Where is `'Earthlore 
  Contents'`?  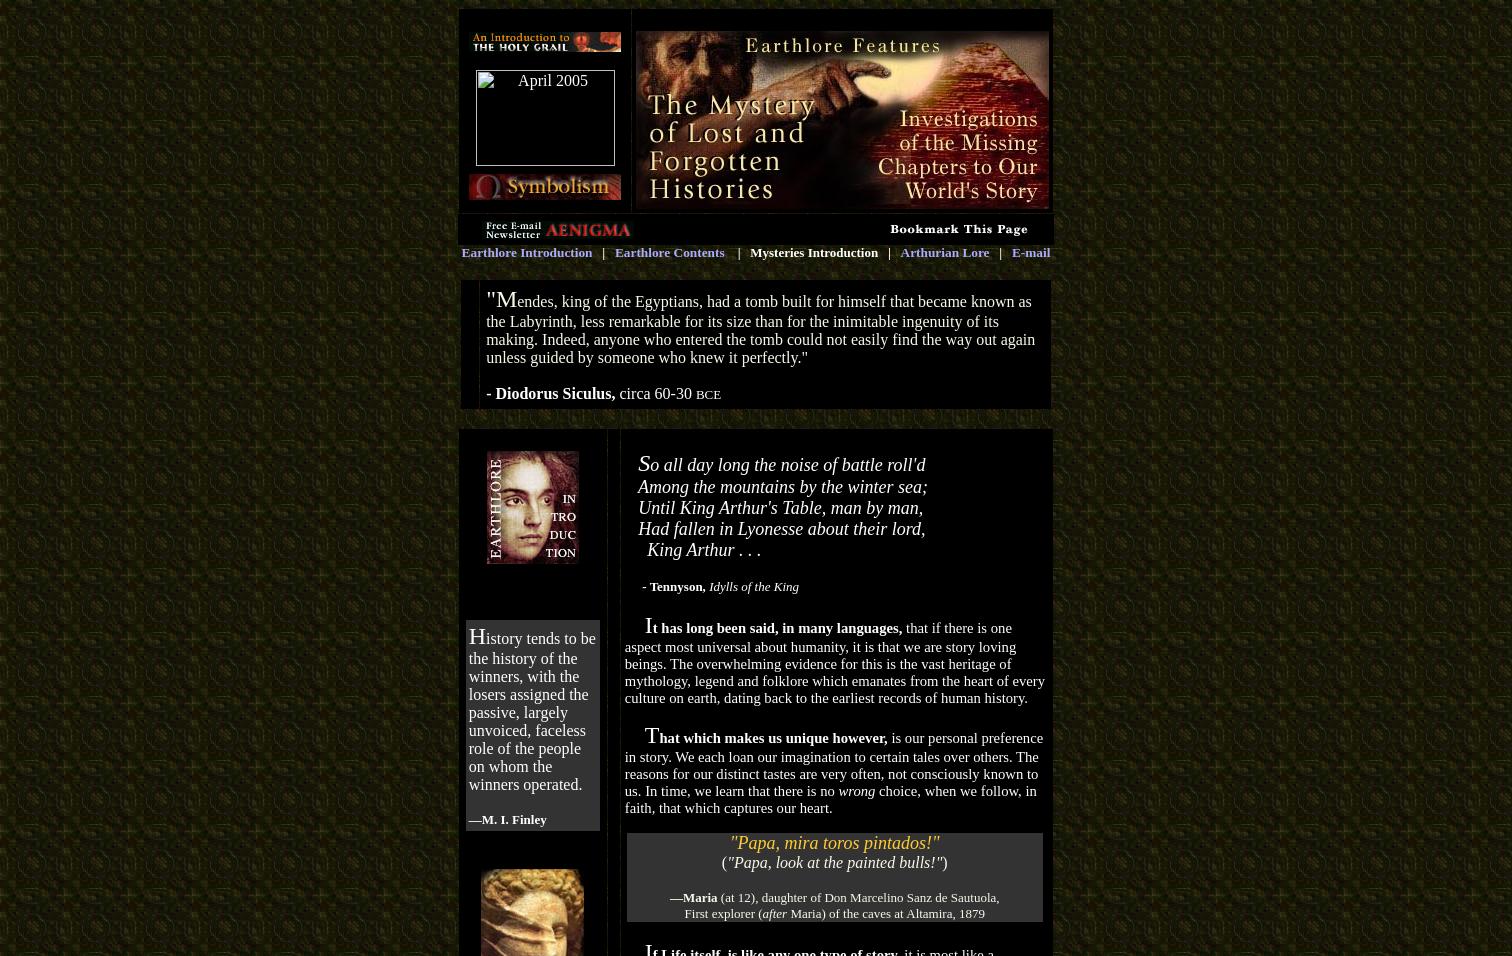
'Earthlore 
  Contents' is located at coordinates (669, 251).